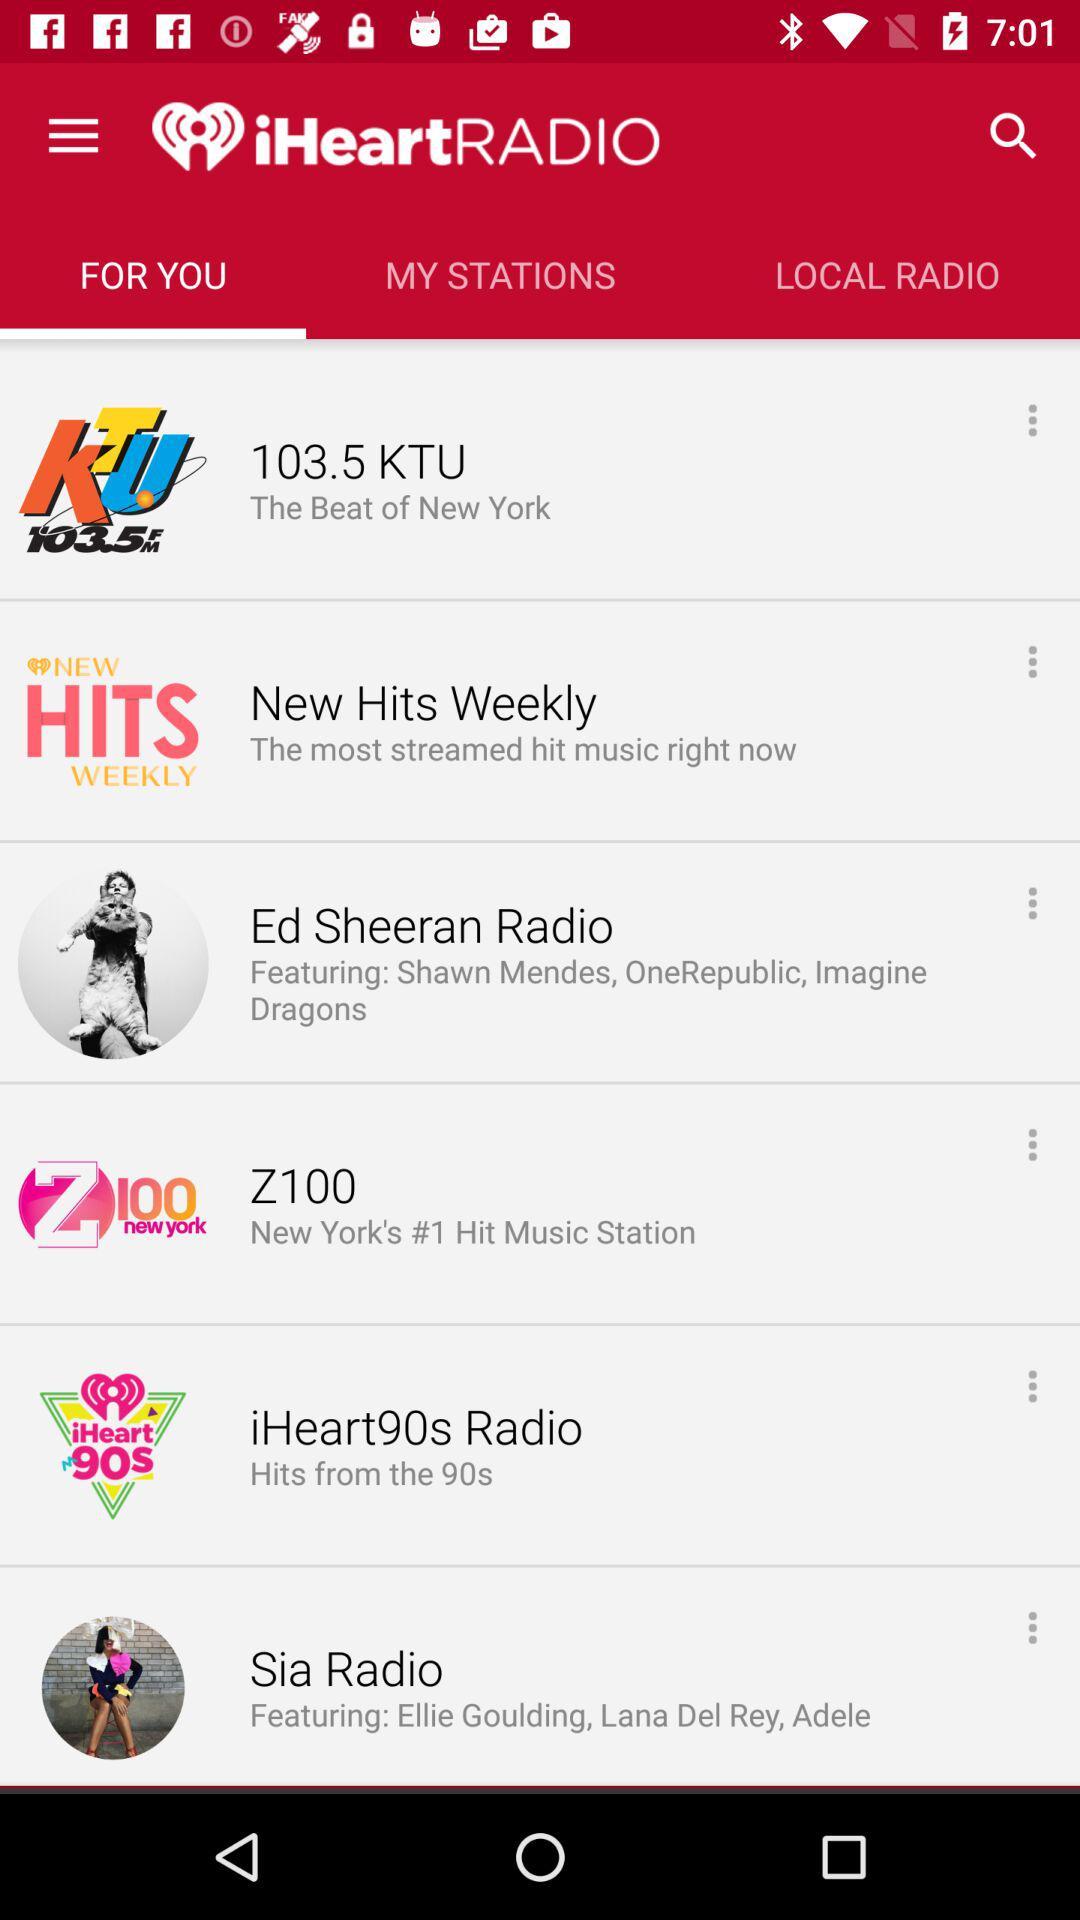 The image size is (1080, 1920). I want to click on icon next to my stations, so click(1014, 135).